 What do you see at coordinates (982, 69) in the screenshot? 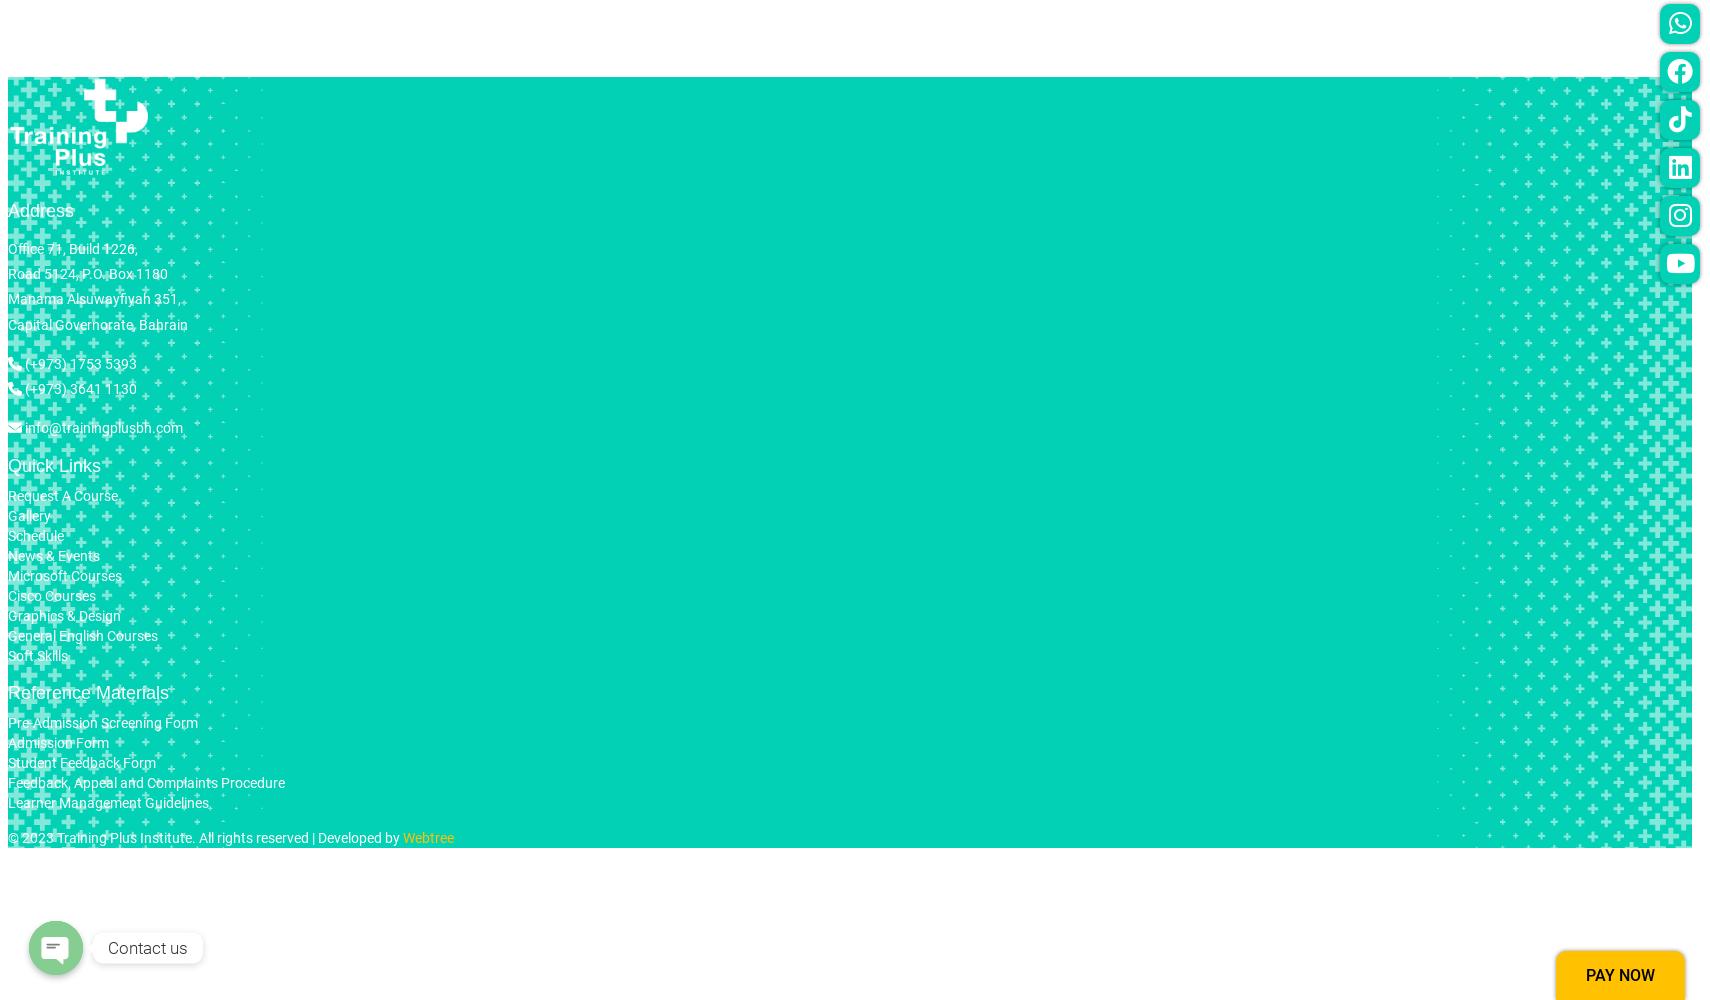
I see `'General English'` at bounding box center [982, 69].